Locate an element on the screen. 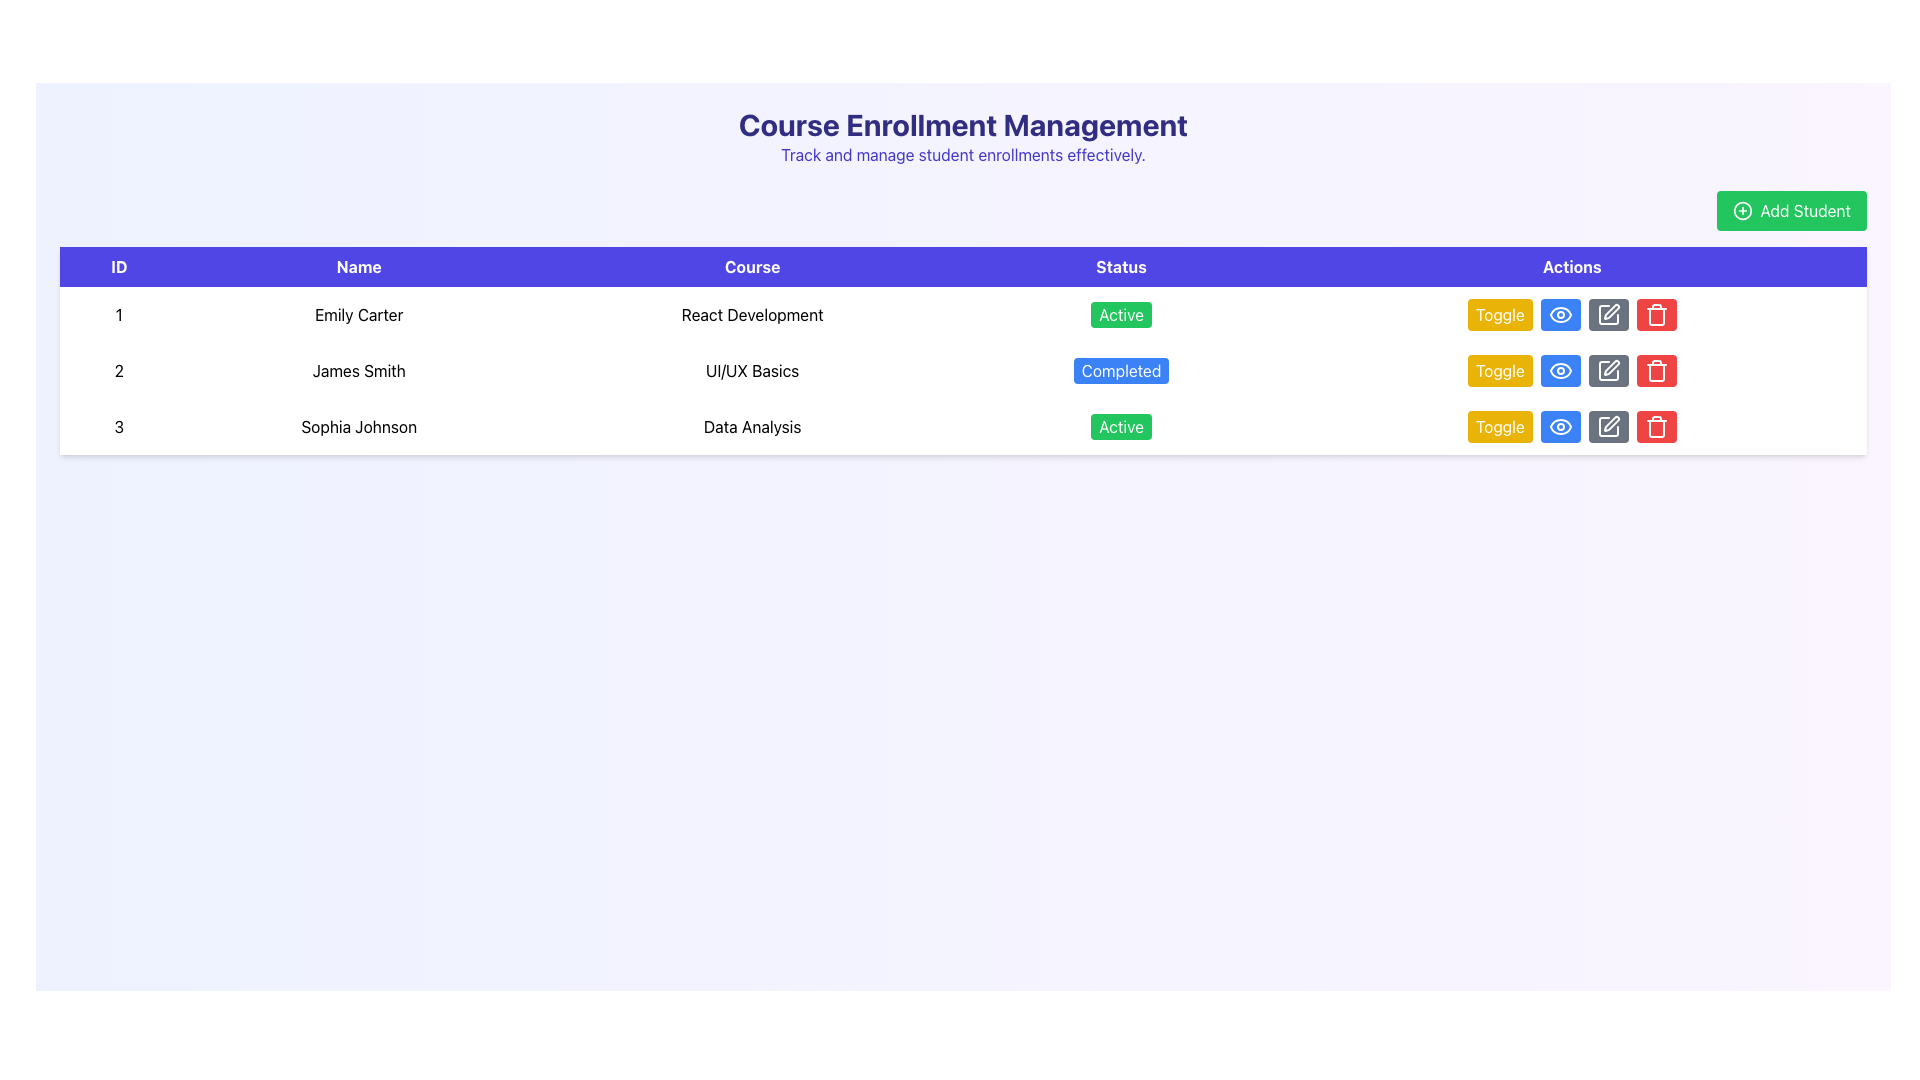 Image resolution: width=1920 pixels, height=1080 pixels. the 'Active' status indicator label located in the 'Status' column of the third row in the 'Course Enrollment Management' table is located at coordinates (1121, 426).